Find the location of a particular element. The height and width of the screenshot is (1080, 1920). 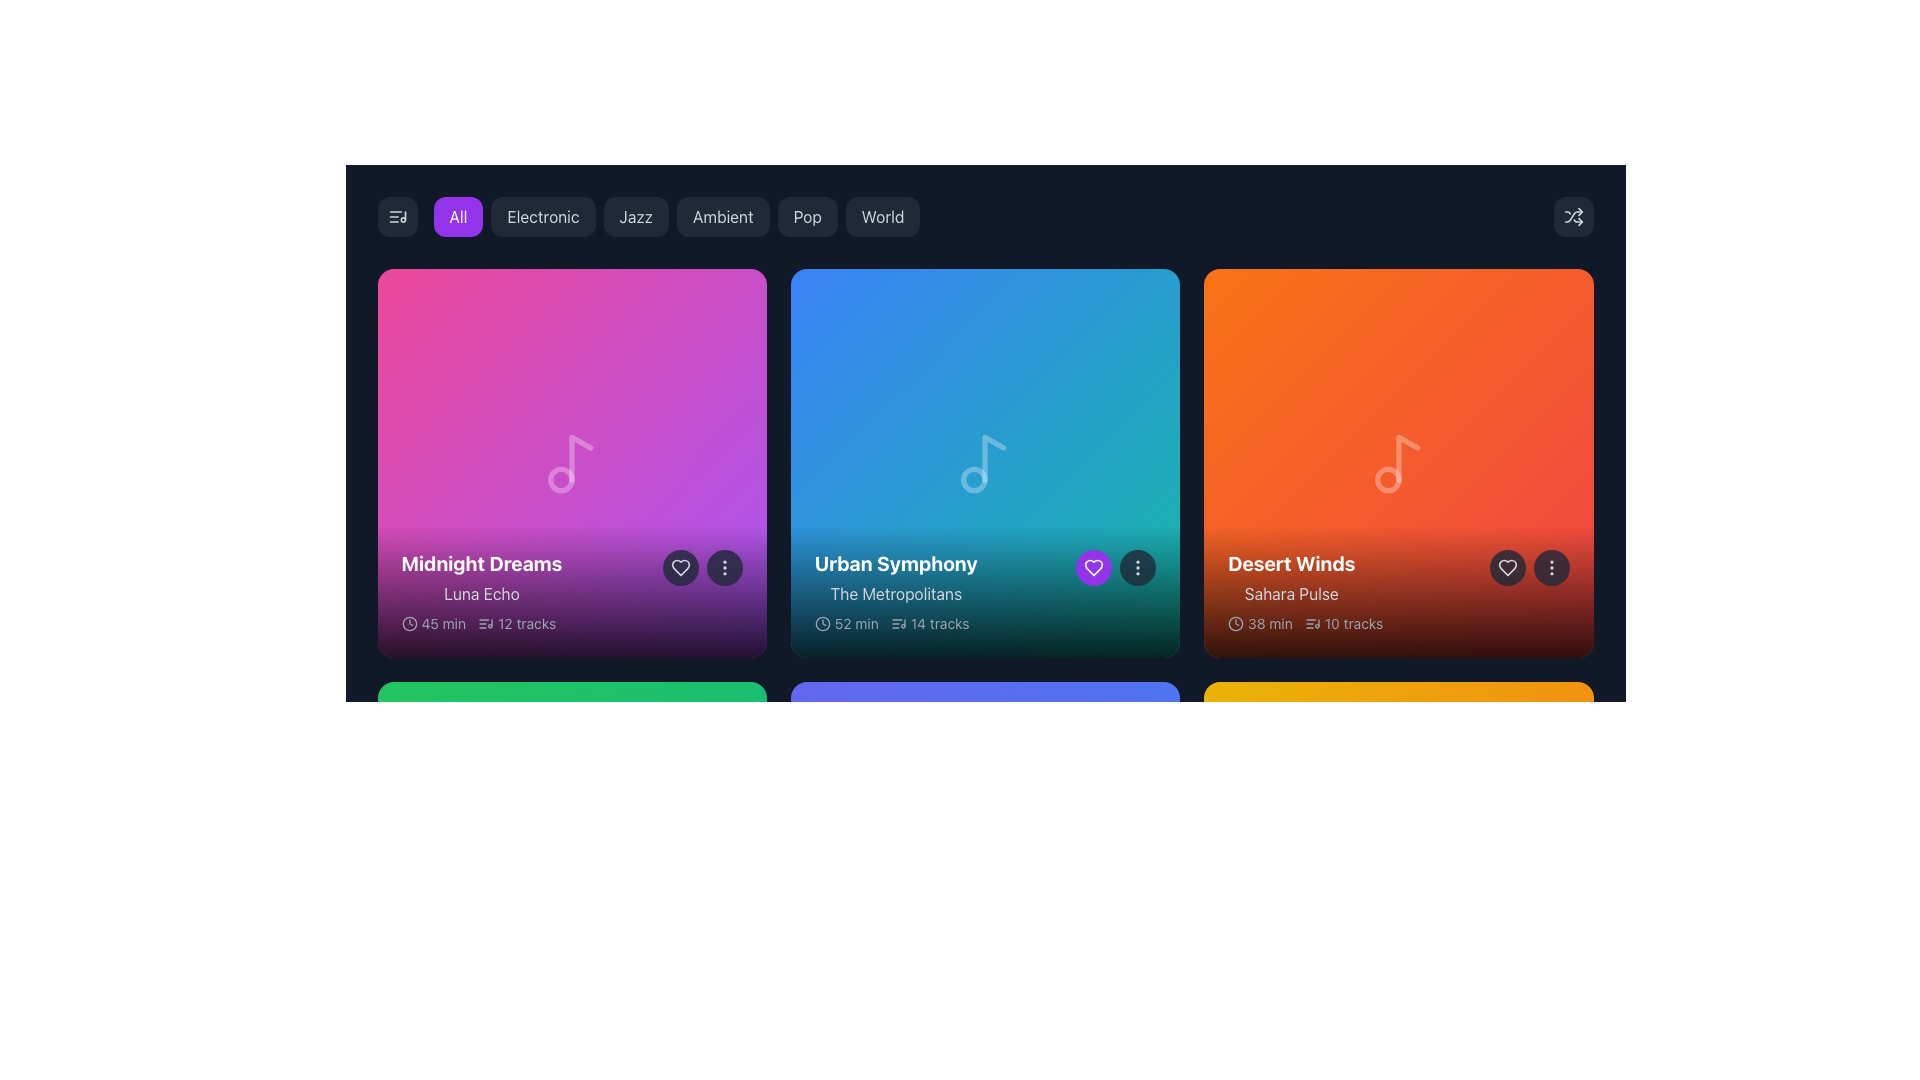

the visual indicator, which is a circular clock icon with minimalist lines located to the left of the '41 min' text within the time display section at the bottom left corner of the first card below the 'Urban Symphony' card is located at coordinates (408, 1036).